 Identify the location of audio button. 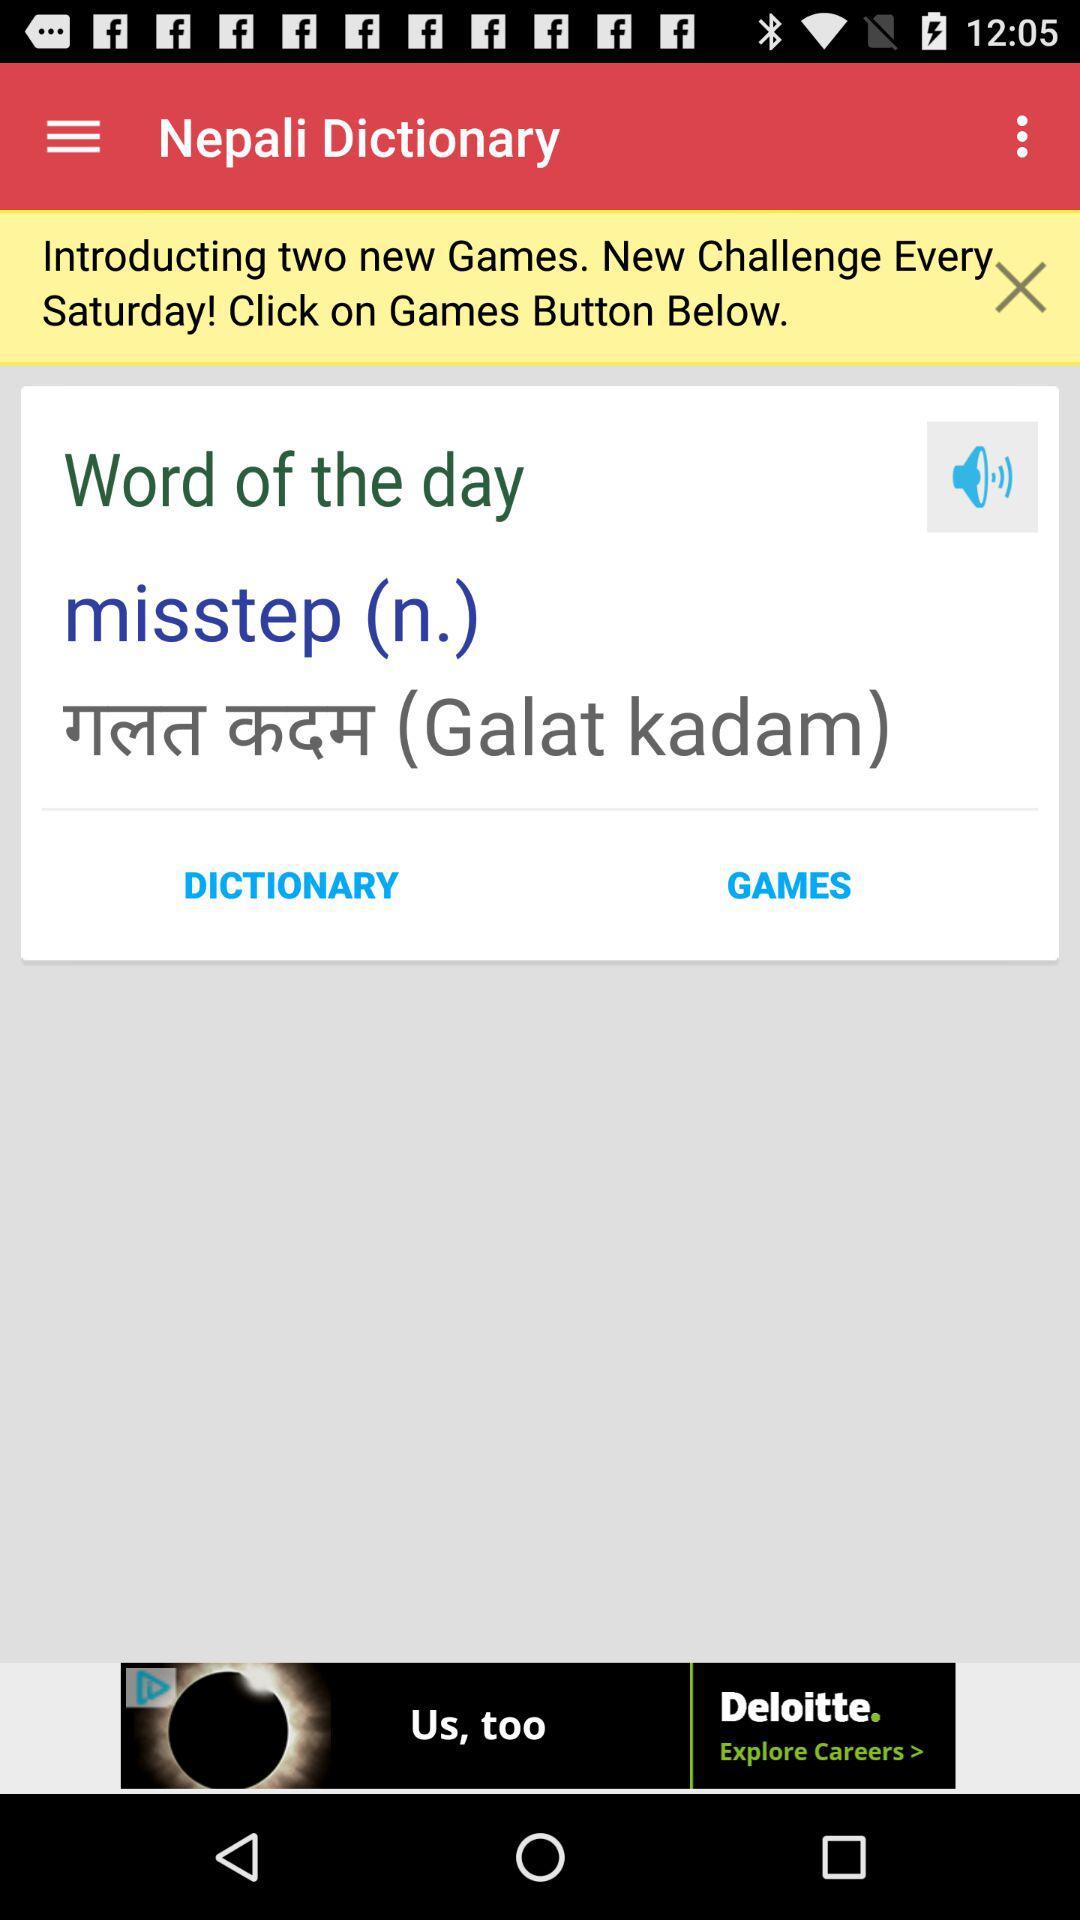
(981, 475).